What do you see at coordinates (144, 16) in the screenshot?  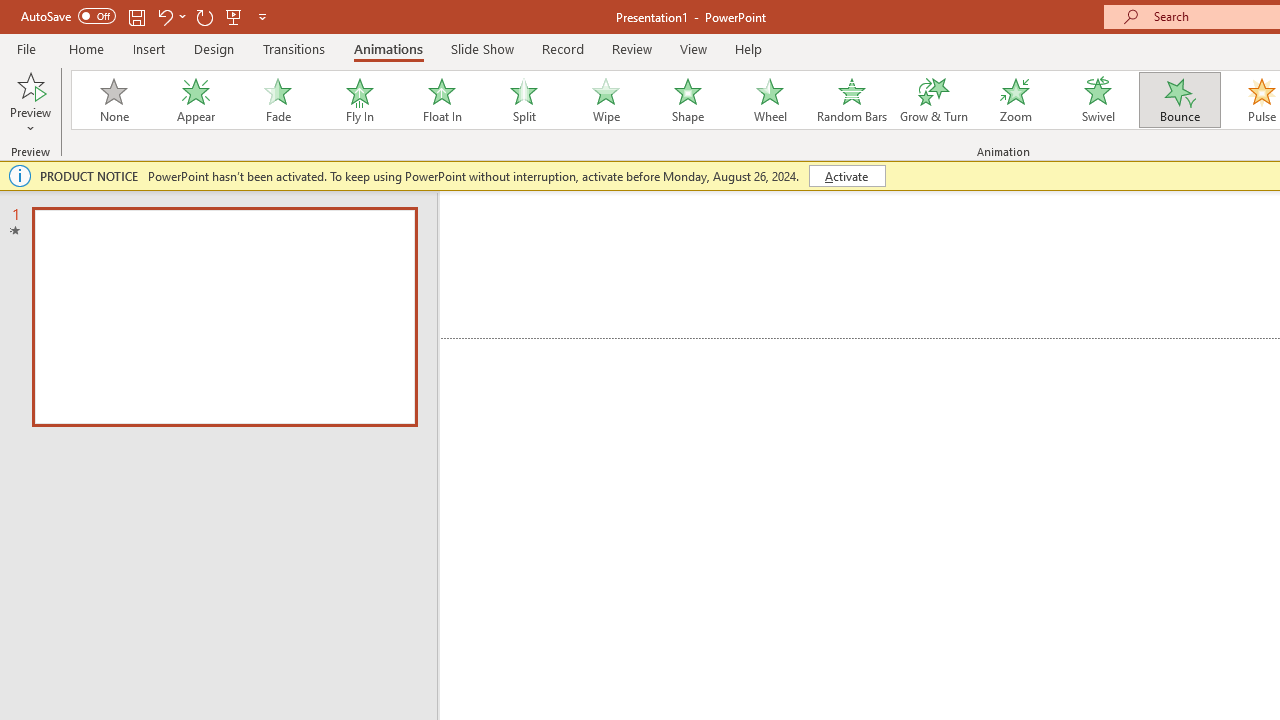 I see `'Quick Access Toolbar'` at bounding box center [144, 16].